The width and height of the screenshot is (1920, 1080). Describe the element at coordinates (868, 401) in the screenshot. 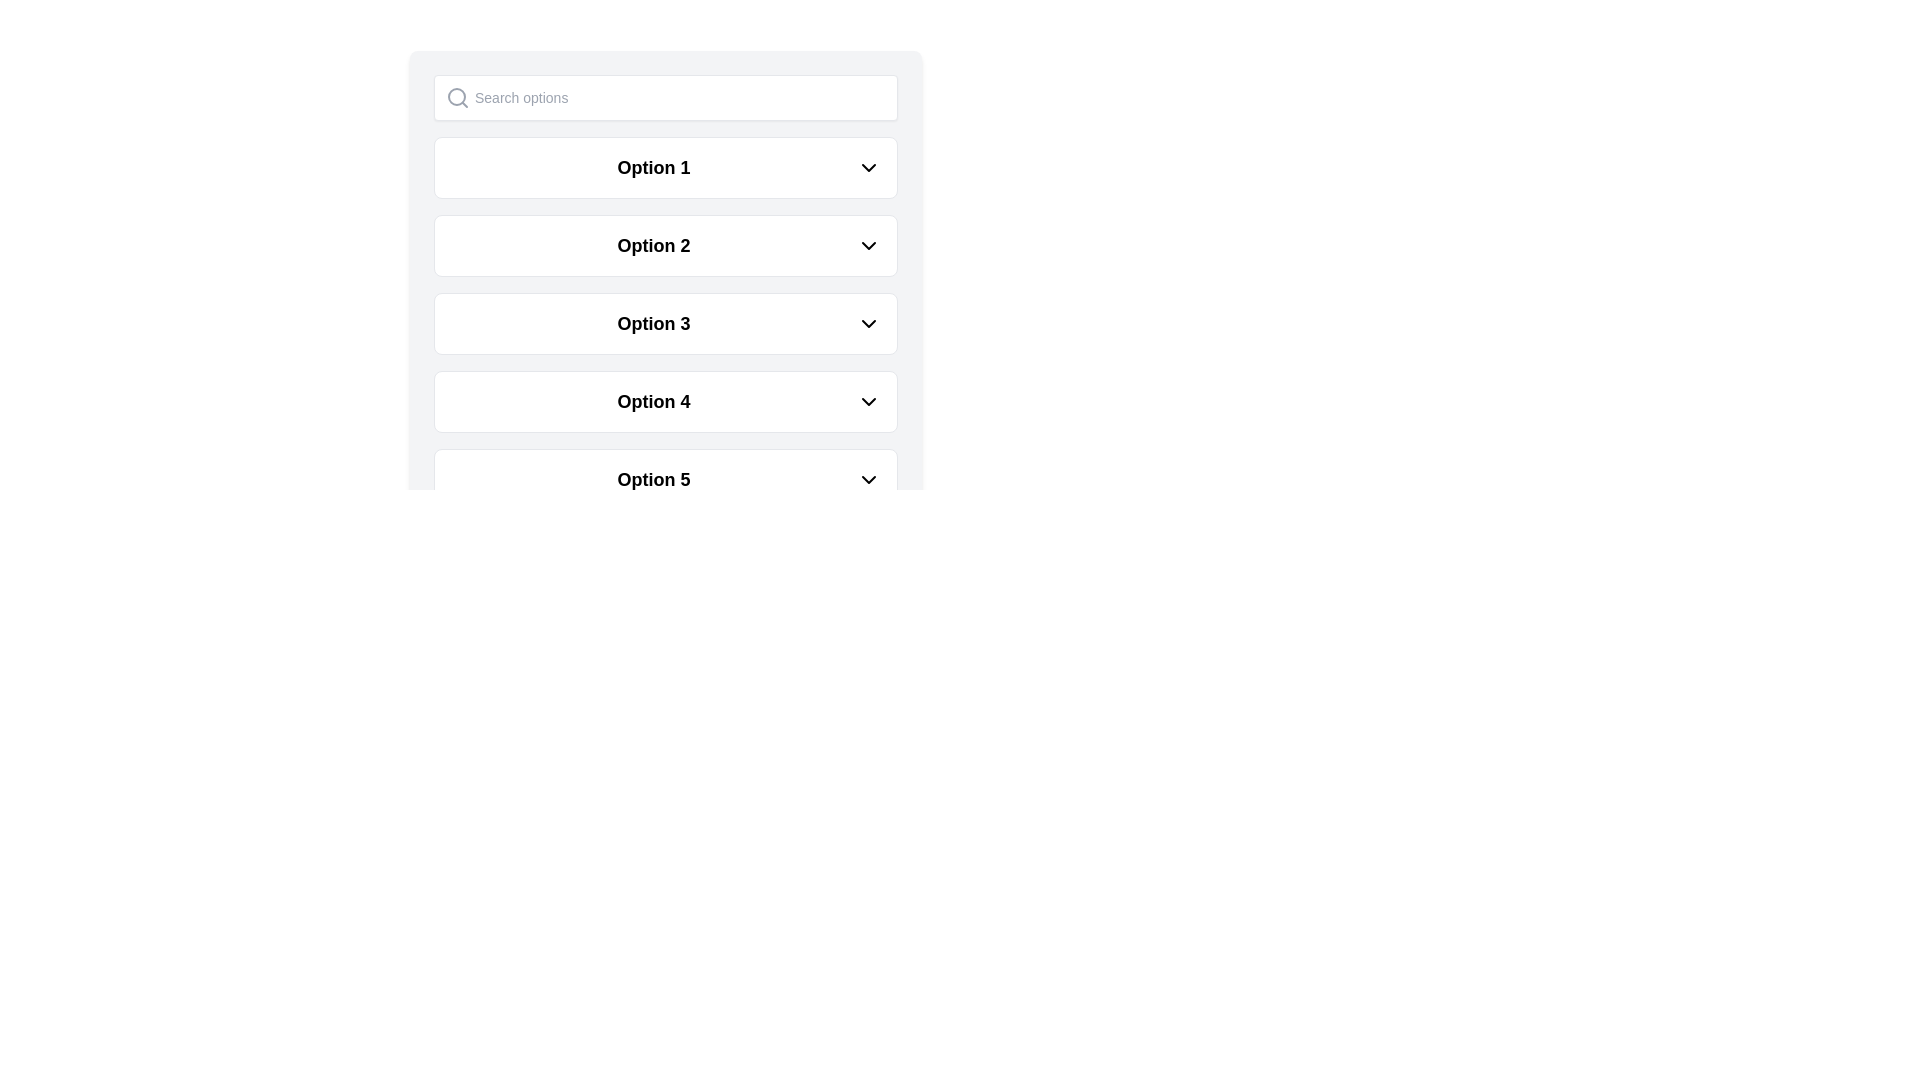

I see `the downward-pointing chevron icon in the right-most section of 'Option 4'` at that location.